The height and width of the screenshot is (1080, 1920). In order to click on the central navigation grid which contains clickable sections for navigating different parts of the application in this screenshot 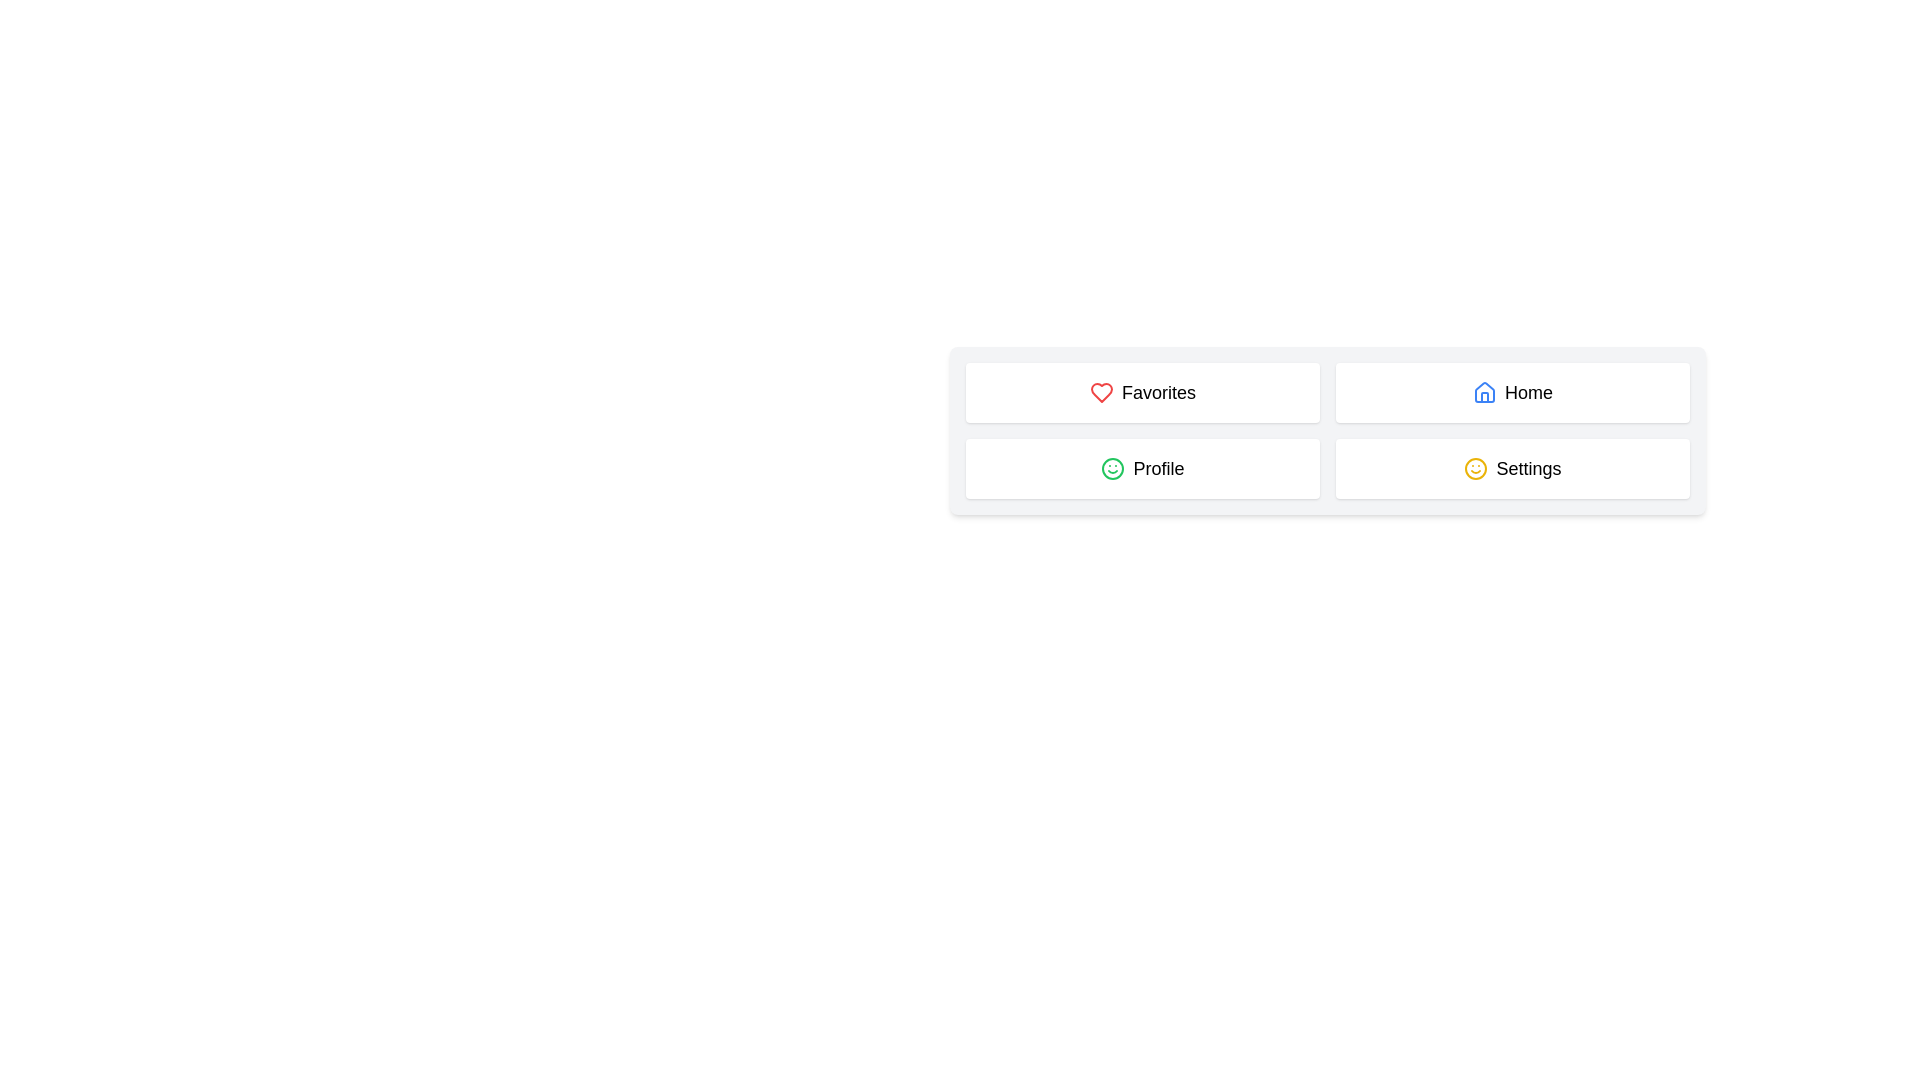, I will do `click(1328, 430)`.